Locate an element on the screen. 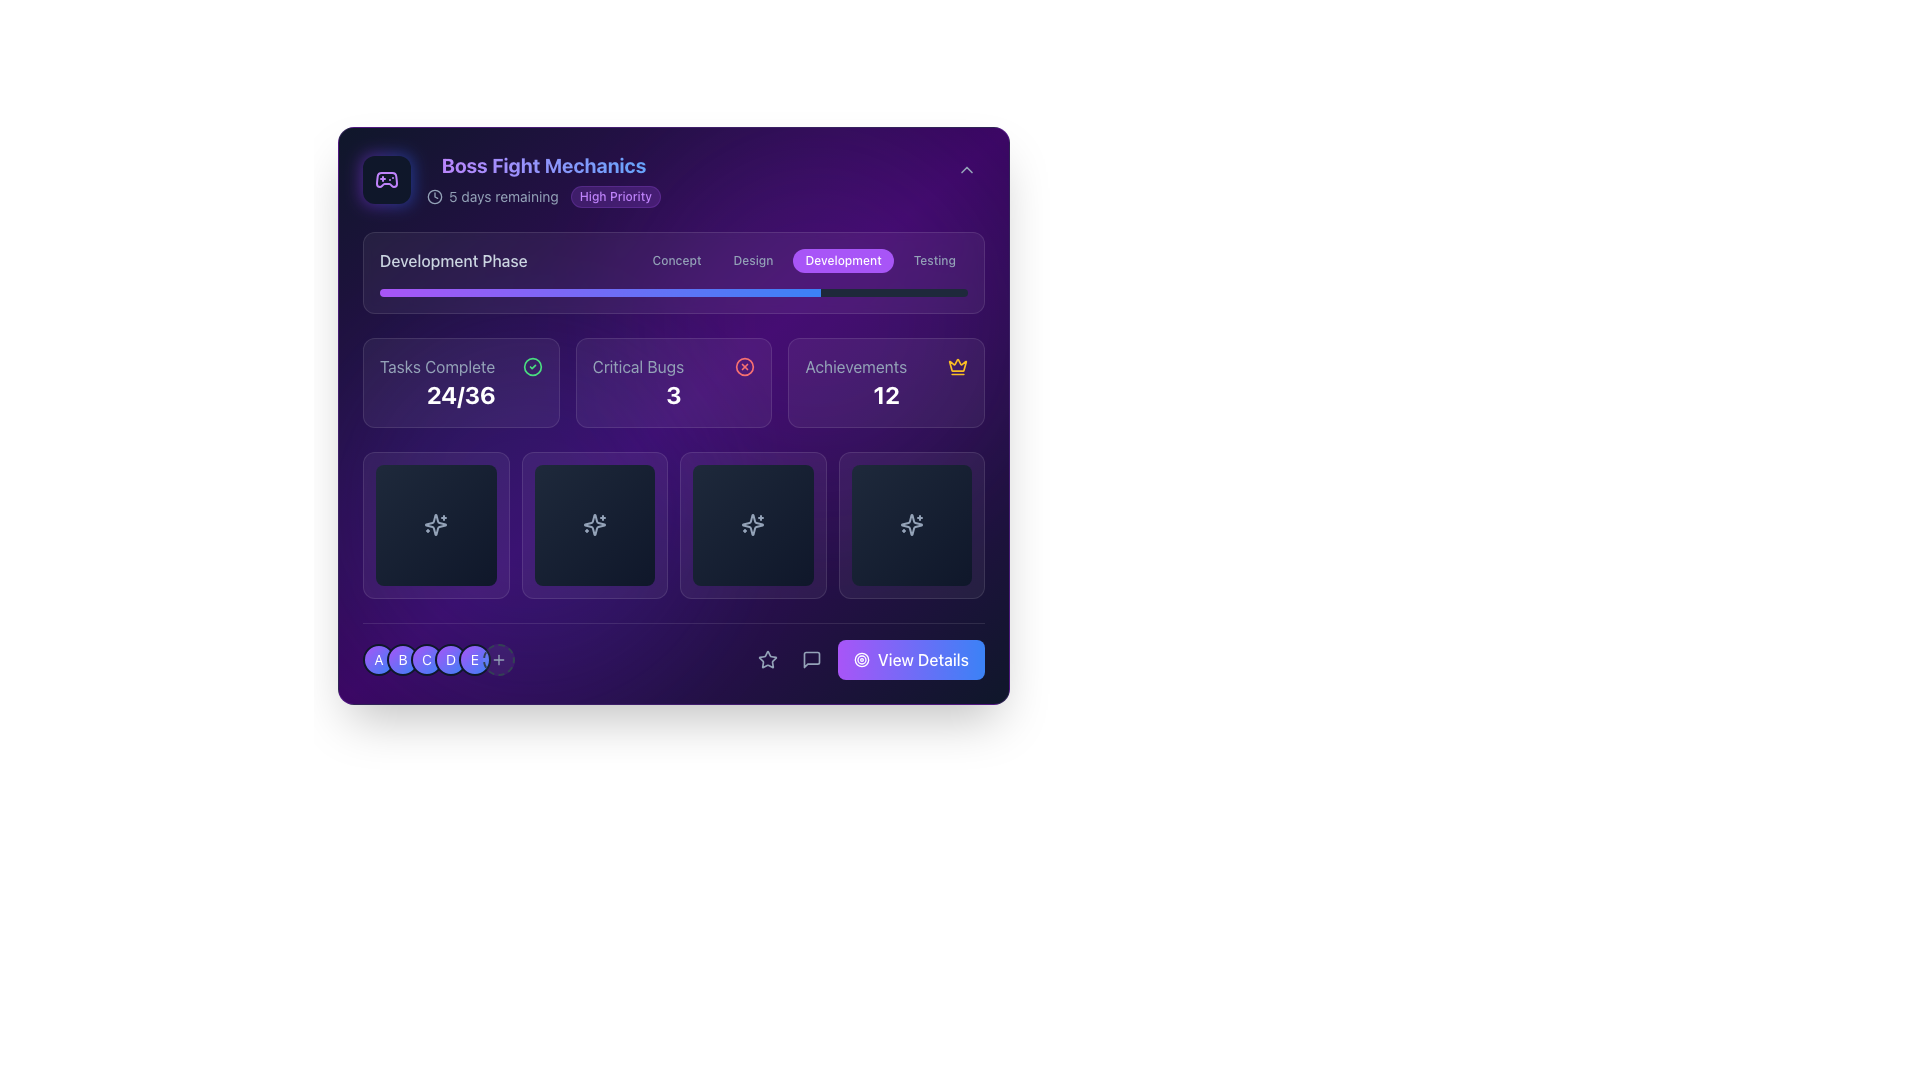  the 'Achievements' label with a crown icon, which is styled in slate gray and amber-yellow, located in the top-right card of a three-card grid layout is located at coordinates (885, 366).